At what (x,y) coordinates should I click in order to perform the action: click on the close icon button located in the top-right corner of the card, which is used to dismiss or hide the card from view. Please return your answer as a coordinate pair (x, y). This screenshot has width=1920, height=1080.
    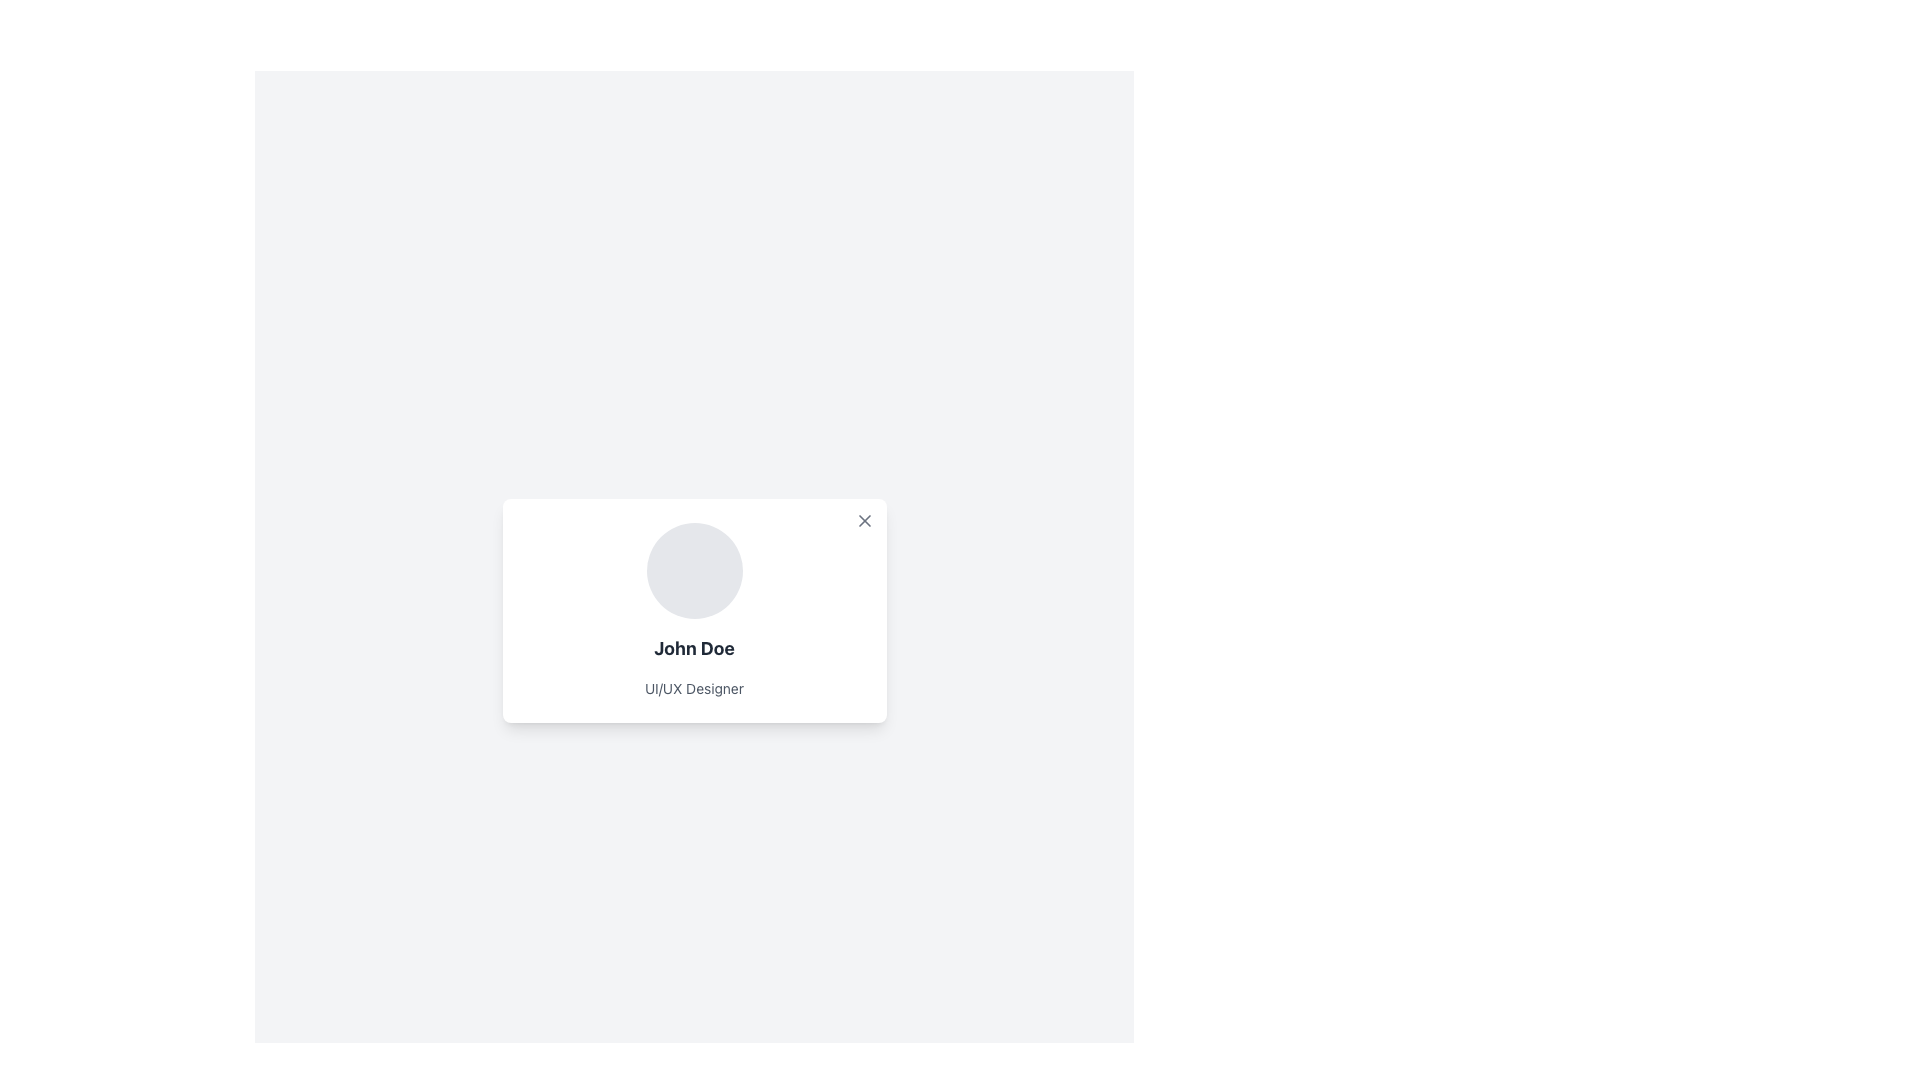
    Looking at the image, I should click on (864, 519).